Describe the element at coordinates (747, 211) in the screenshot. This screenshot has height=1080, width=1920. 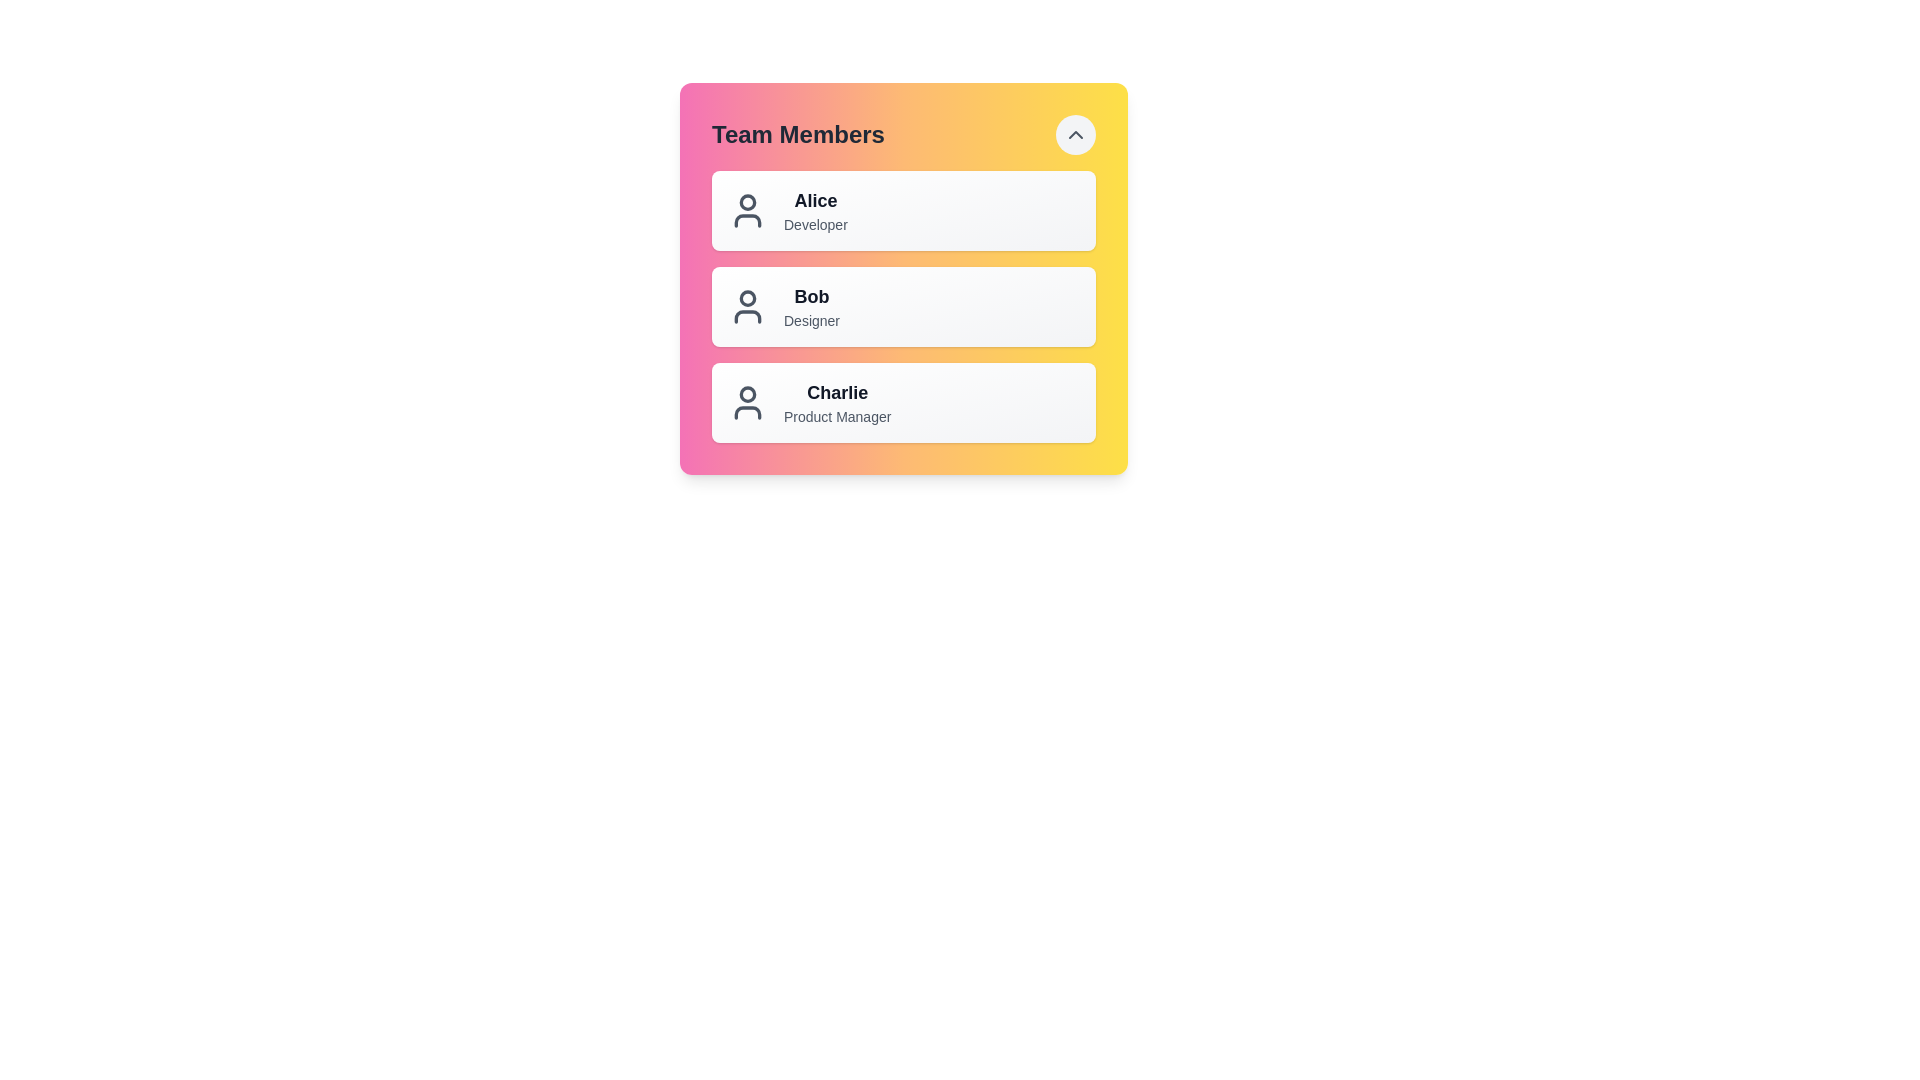
I see `the icon next to Alice's name` at that location.